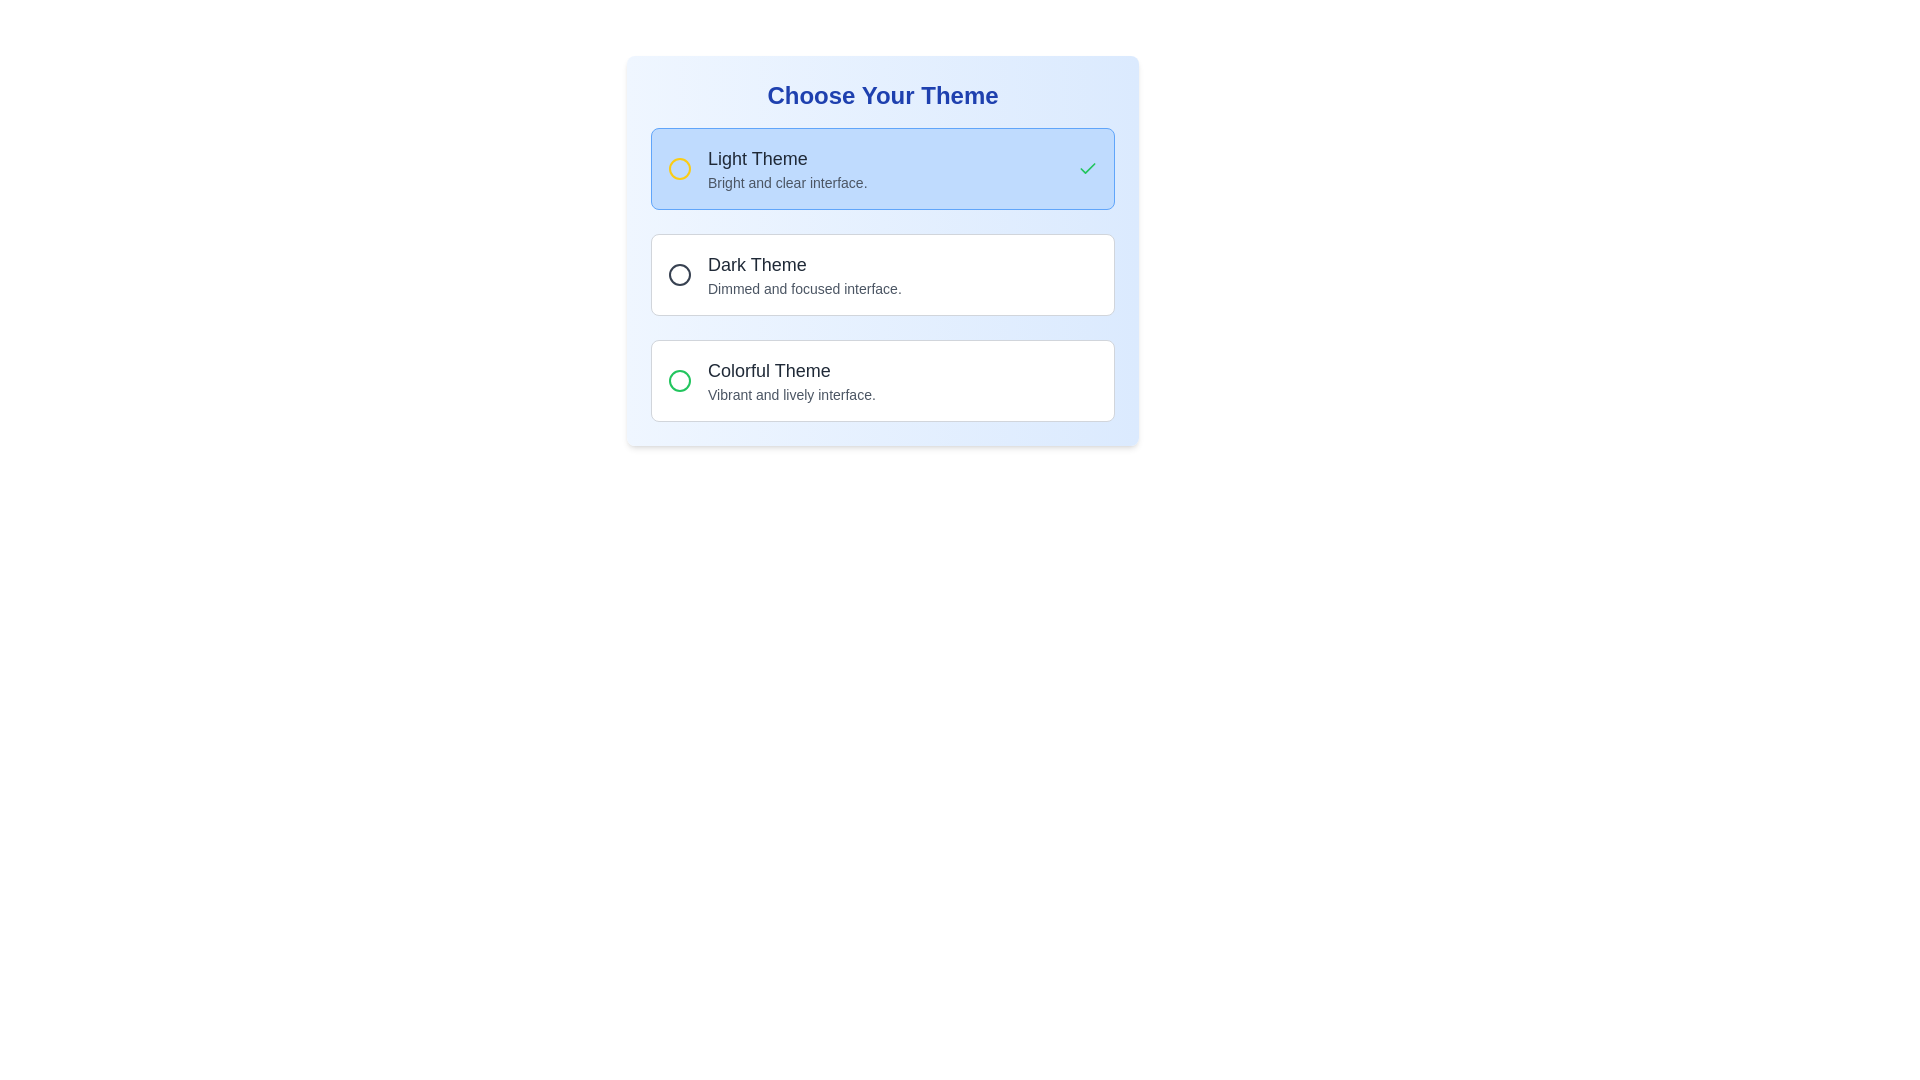  What do you see at coordinates (786, 157) in the screenshot?
I see `the 'Light Theme' text label, which serves as a label for the corresponding radio button in the theme selection list` at bounding box center [786, 157].